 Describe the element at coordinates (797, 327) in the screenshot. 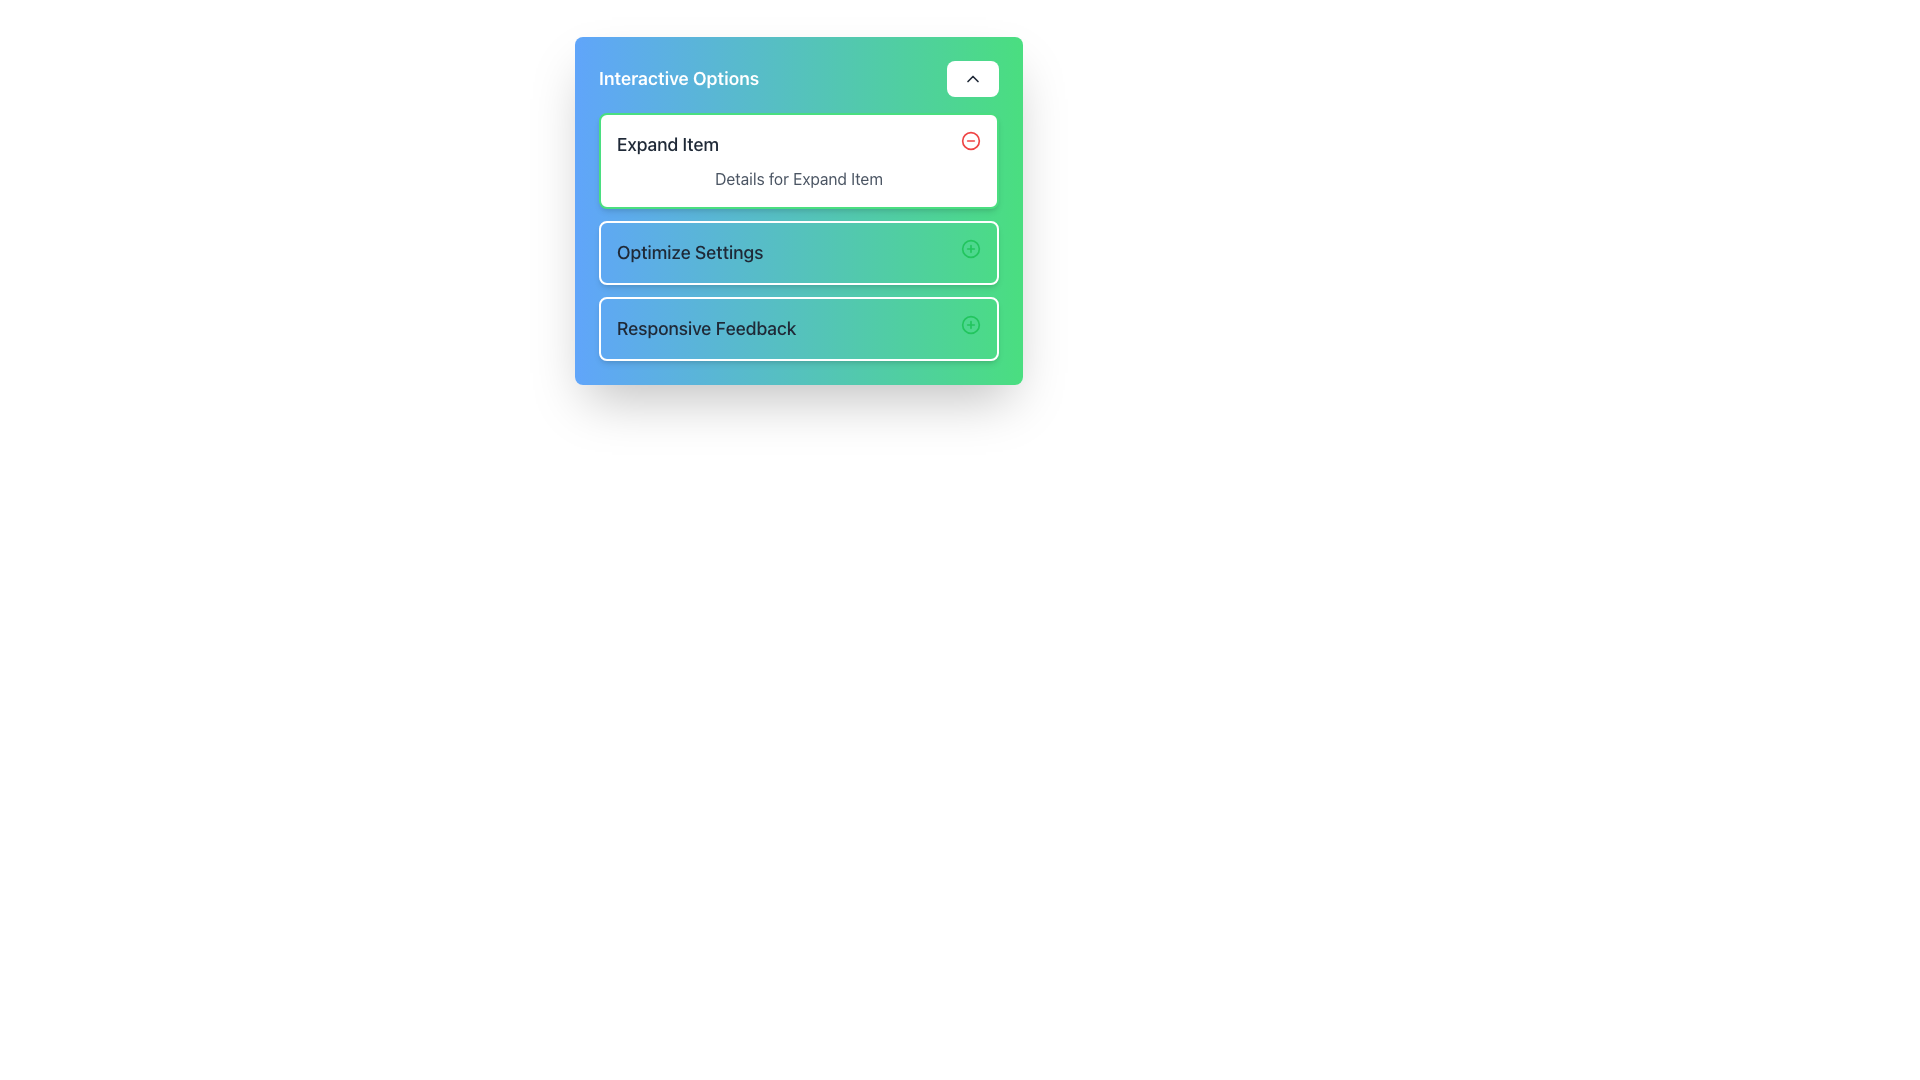

I see `the 'Responsive Feedback' button` at that location.